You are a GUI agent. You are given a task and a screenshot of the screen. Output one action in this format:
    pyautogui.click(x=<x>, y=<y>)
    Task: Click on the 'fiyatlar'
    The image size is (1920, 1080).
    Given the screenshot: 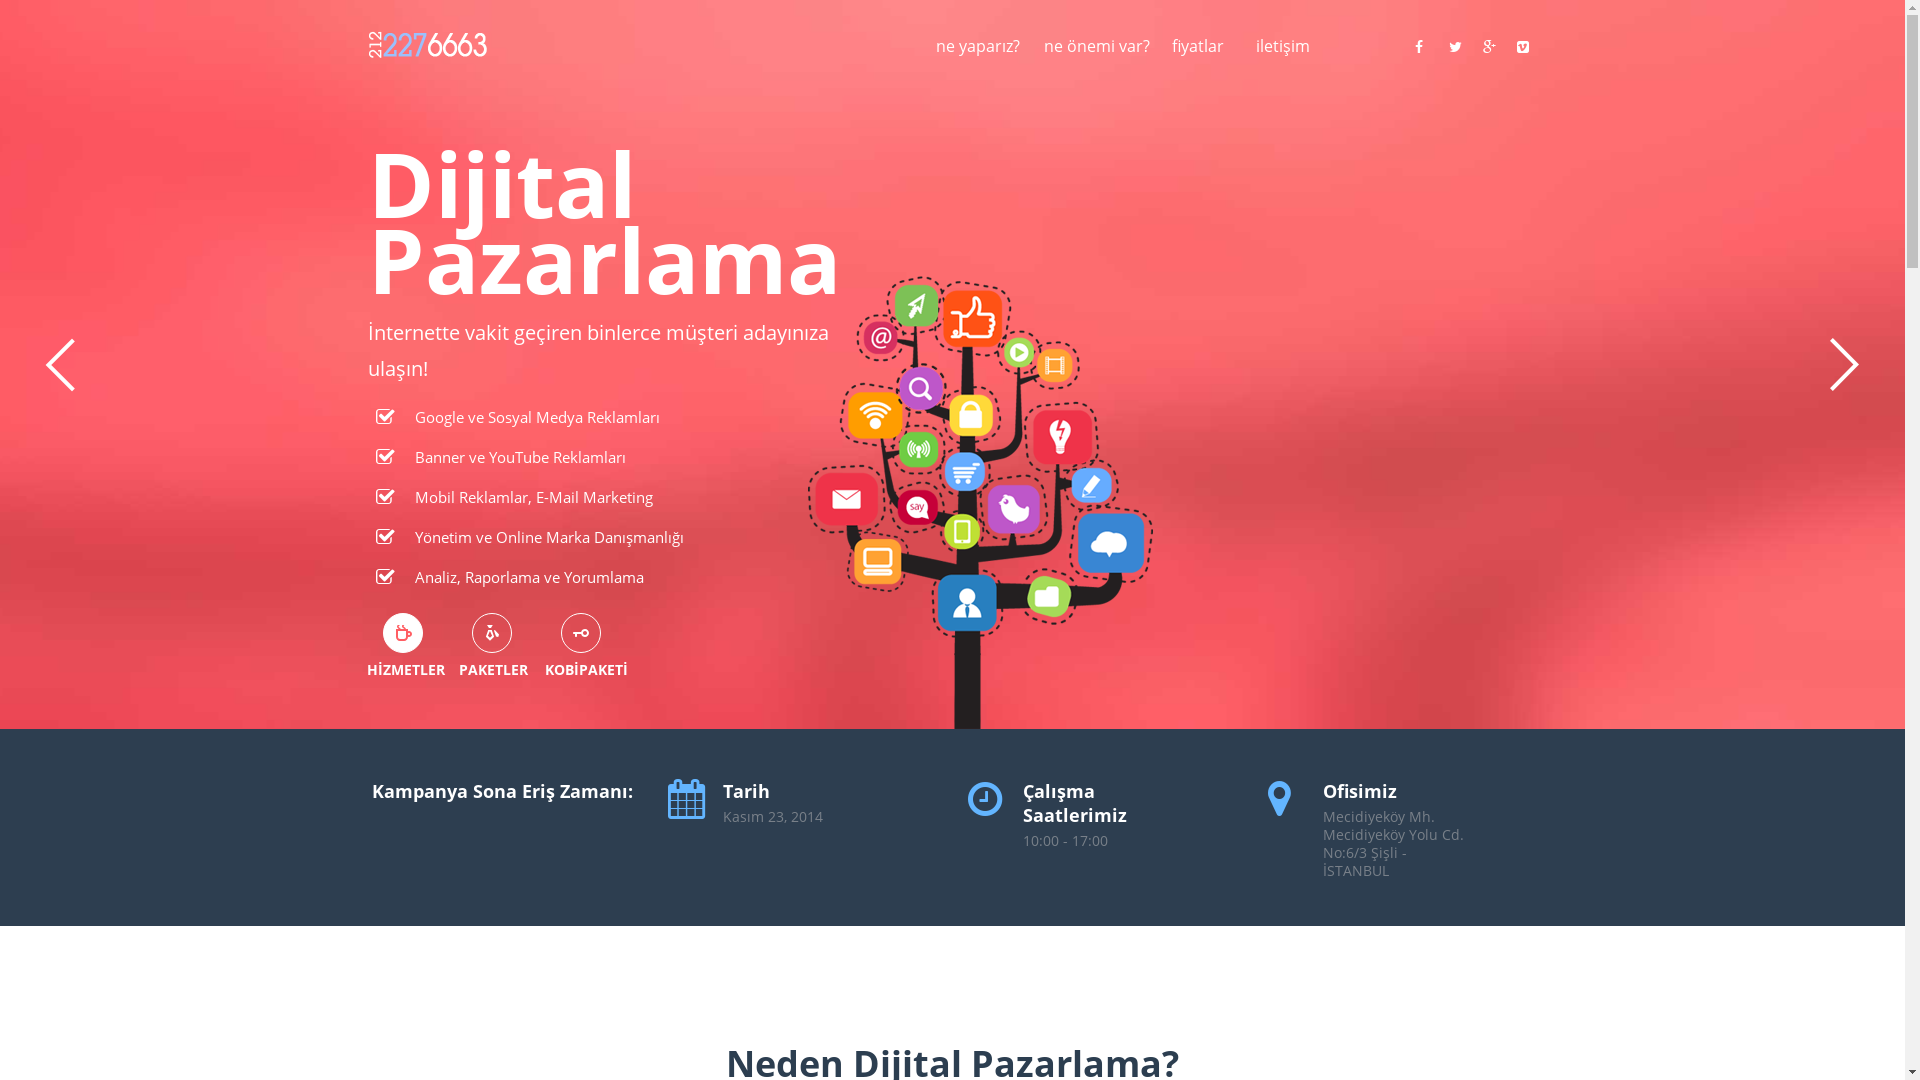 What is the action you would take?
    pyautogui.click(x=1171, y=56)
    